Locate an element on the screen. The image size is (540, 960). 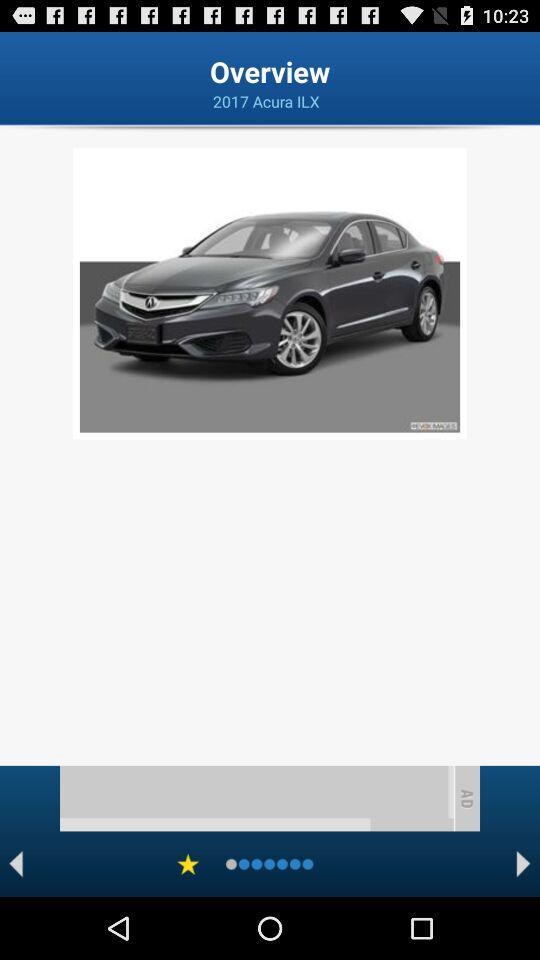
the arrow_backward icon is located at coordinates (15, 924).